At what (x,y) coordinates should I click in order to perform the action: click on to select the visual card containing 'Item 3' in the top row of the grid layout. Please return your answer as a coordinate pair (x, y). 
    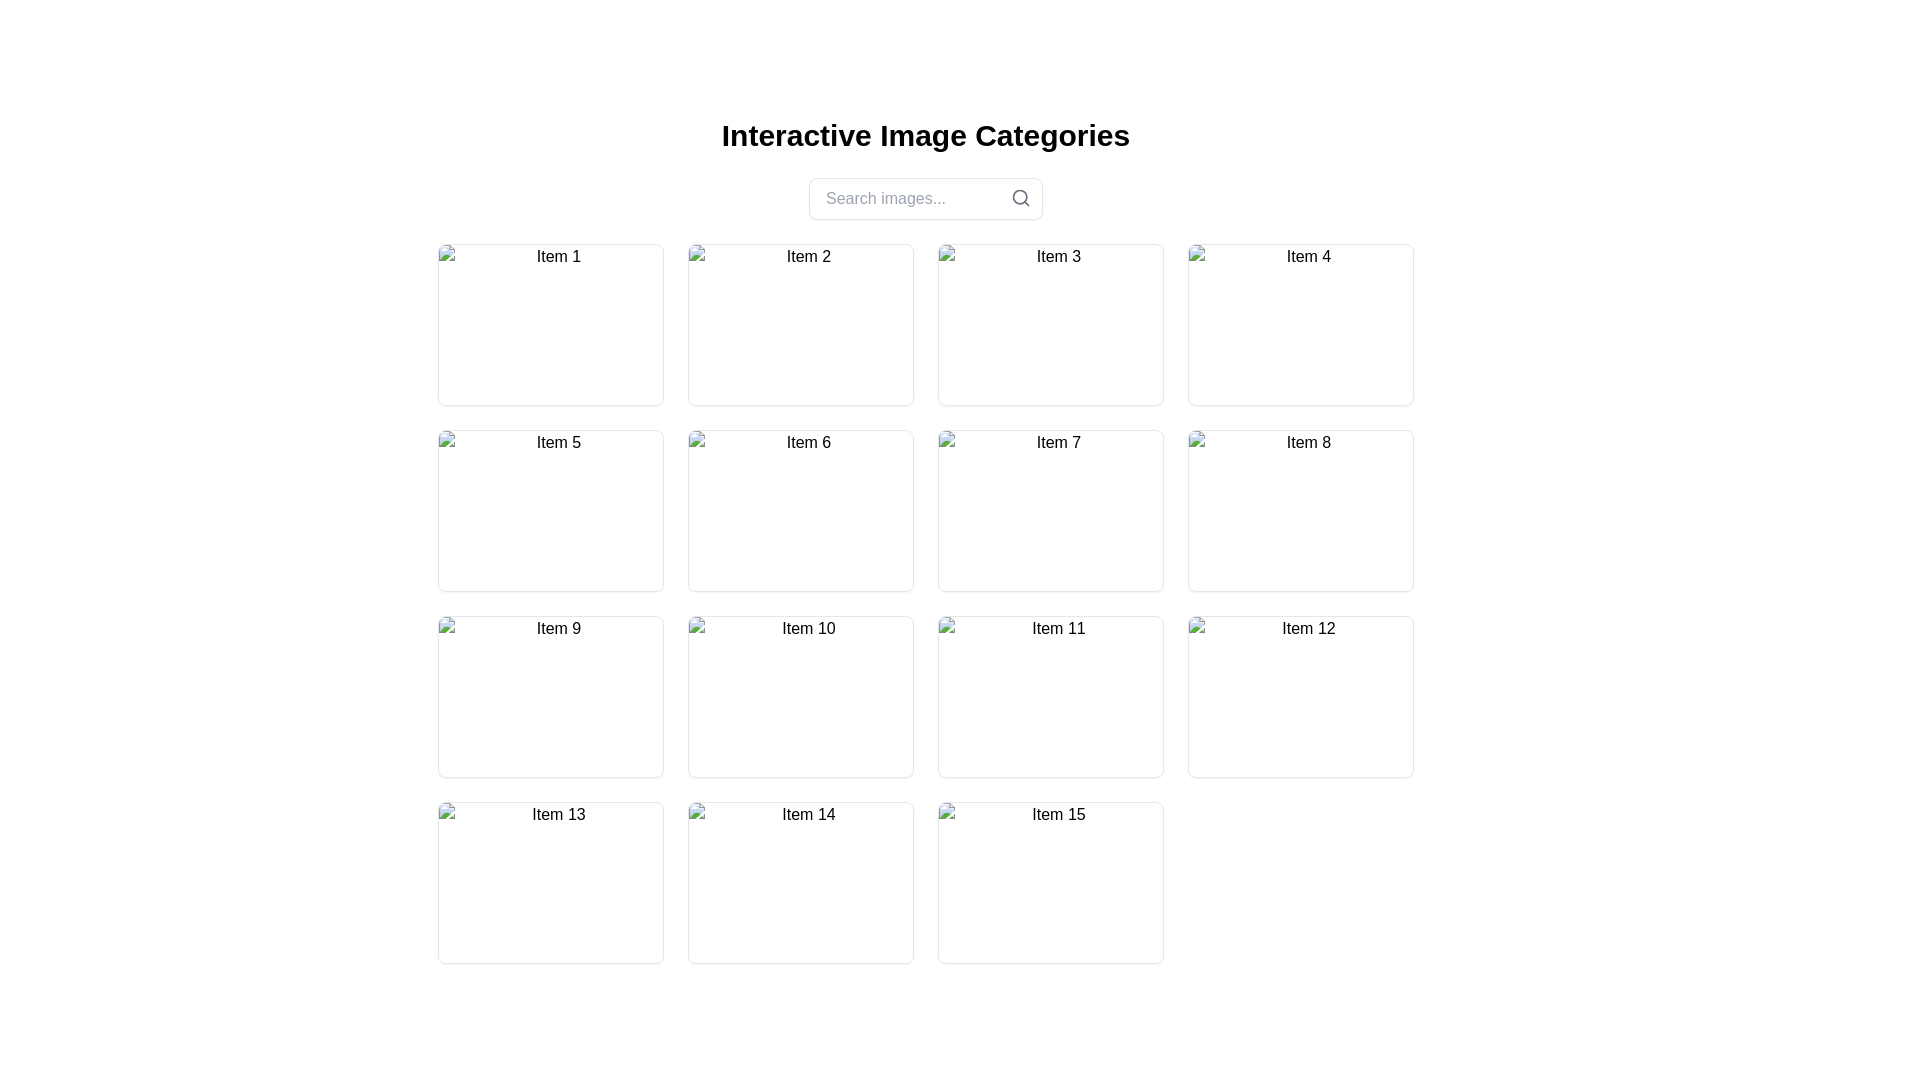
    Looking at the image, I should click on (1050, 323).